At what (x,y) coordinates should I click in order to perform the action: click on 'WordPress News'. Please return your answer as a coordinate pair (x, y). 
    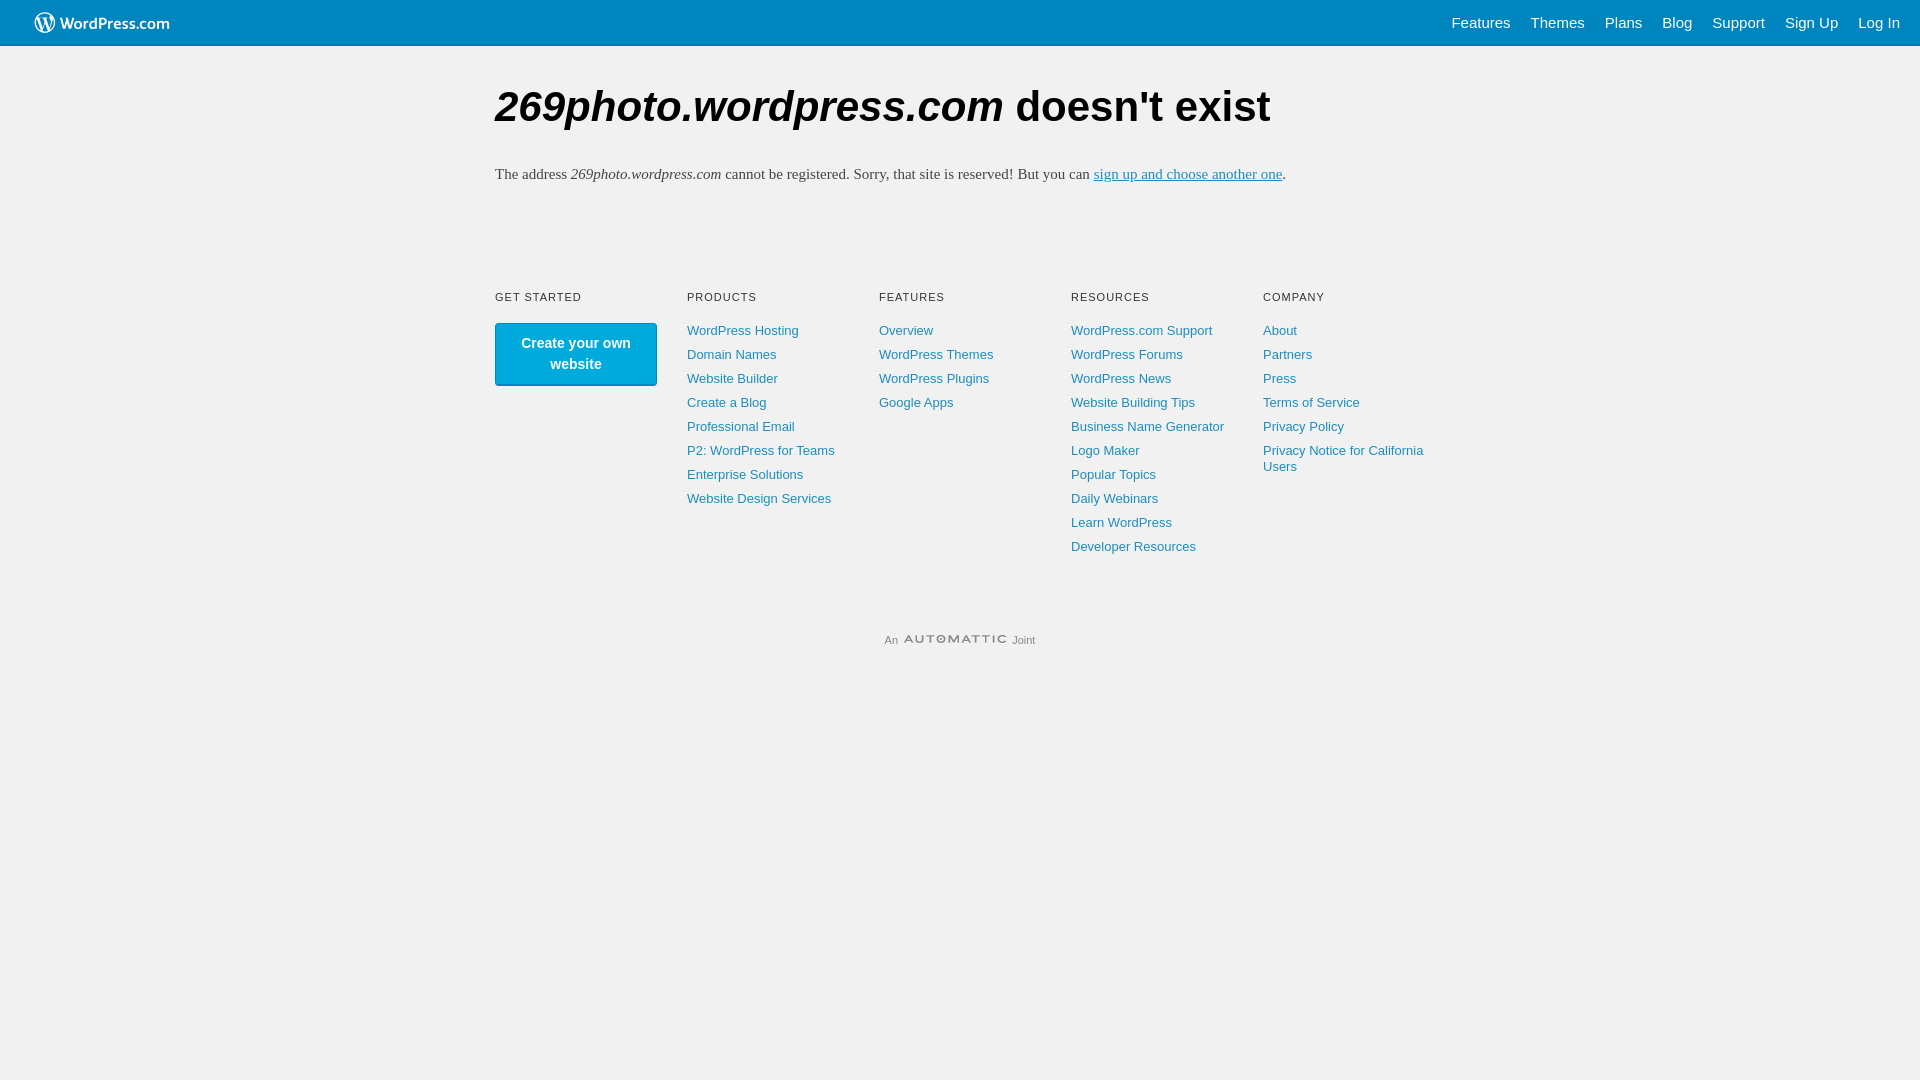
    Looking at the image, I should click on (1121, 378).